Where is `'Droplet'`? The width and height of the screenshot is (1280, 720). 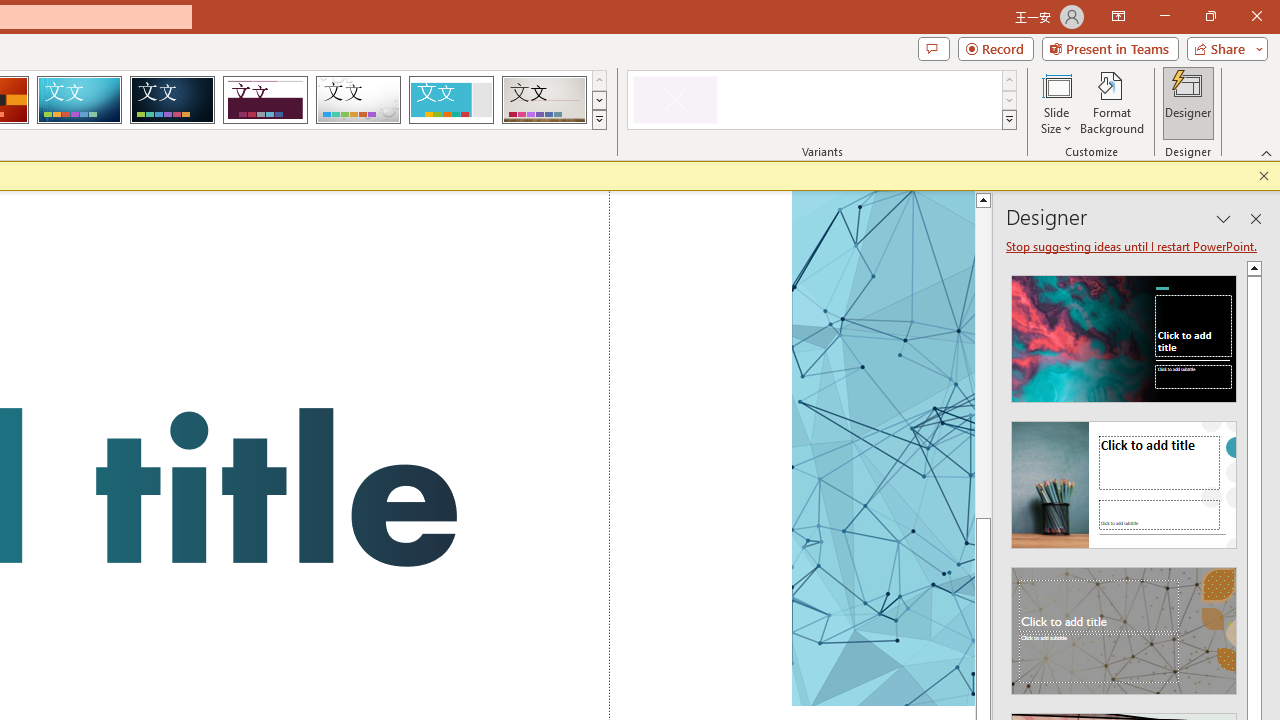 'Droplet' is located at coordinates (358, 100).